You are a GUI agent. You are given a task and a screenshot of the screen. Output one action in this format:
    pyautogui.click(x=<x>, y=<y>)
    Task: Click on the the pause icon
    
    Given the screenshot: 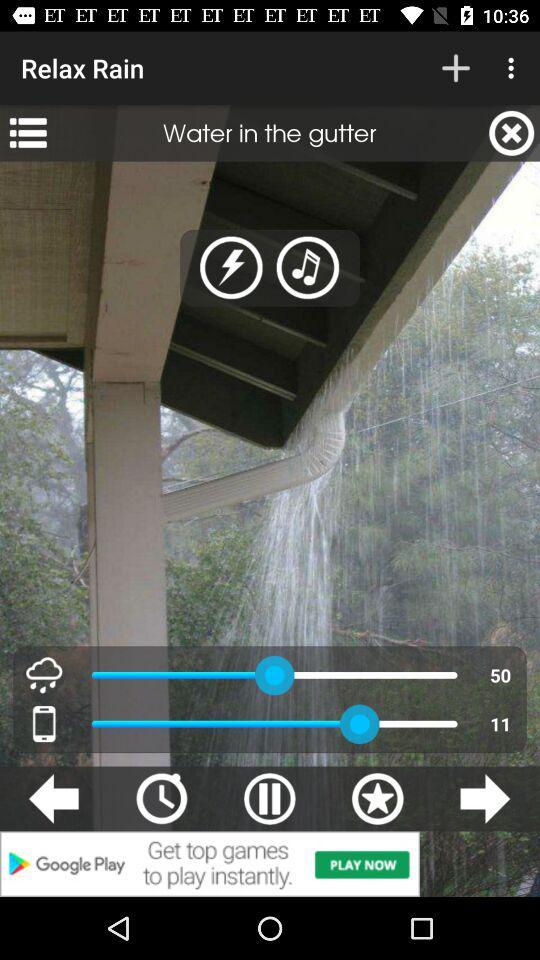 What is the action you would take?
    pyautogui.click(x=269, y=798)
    